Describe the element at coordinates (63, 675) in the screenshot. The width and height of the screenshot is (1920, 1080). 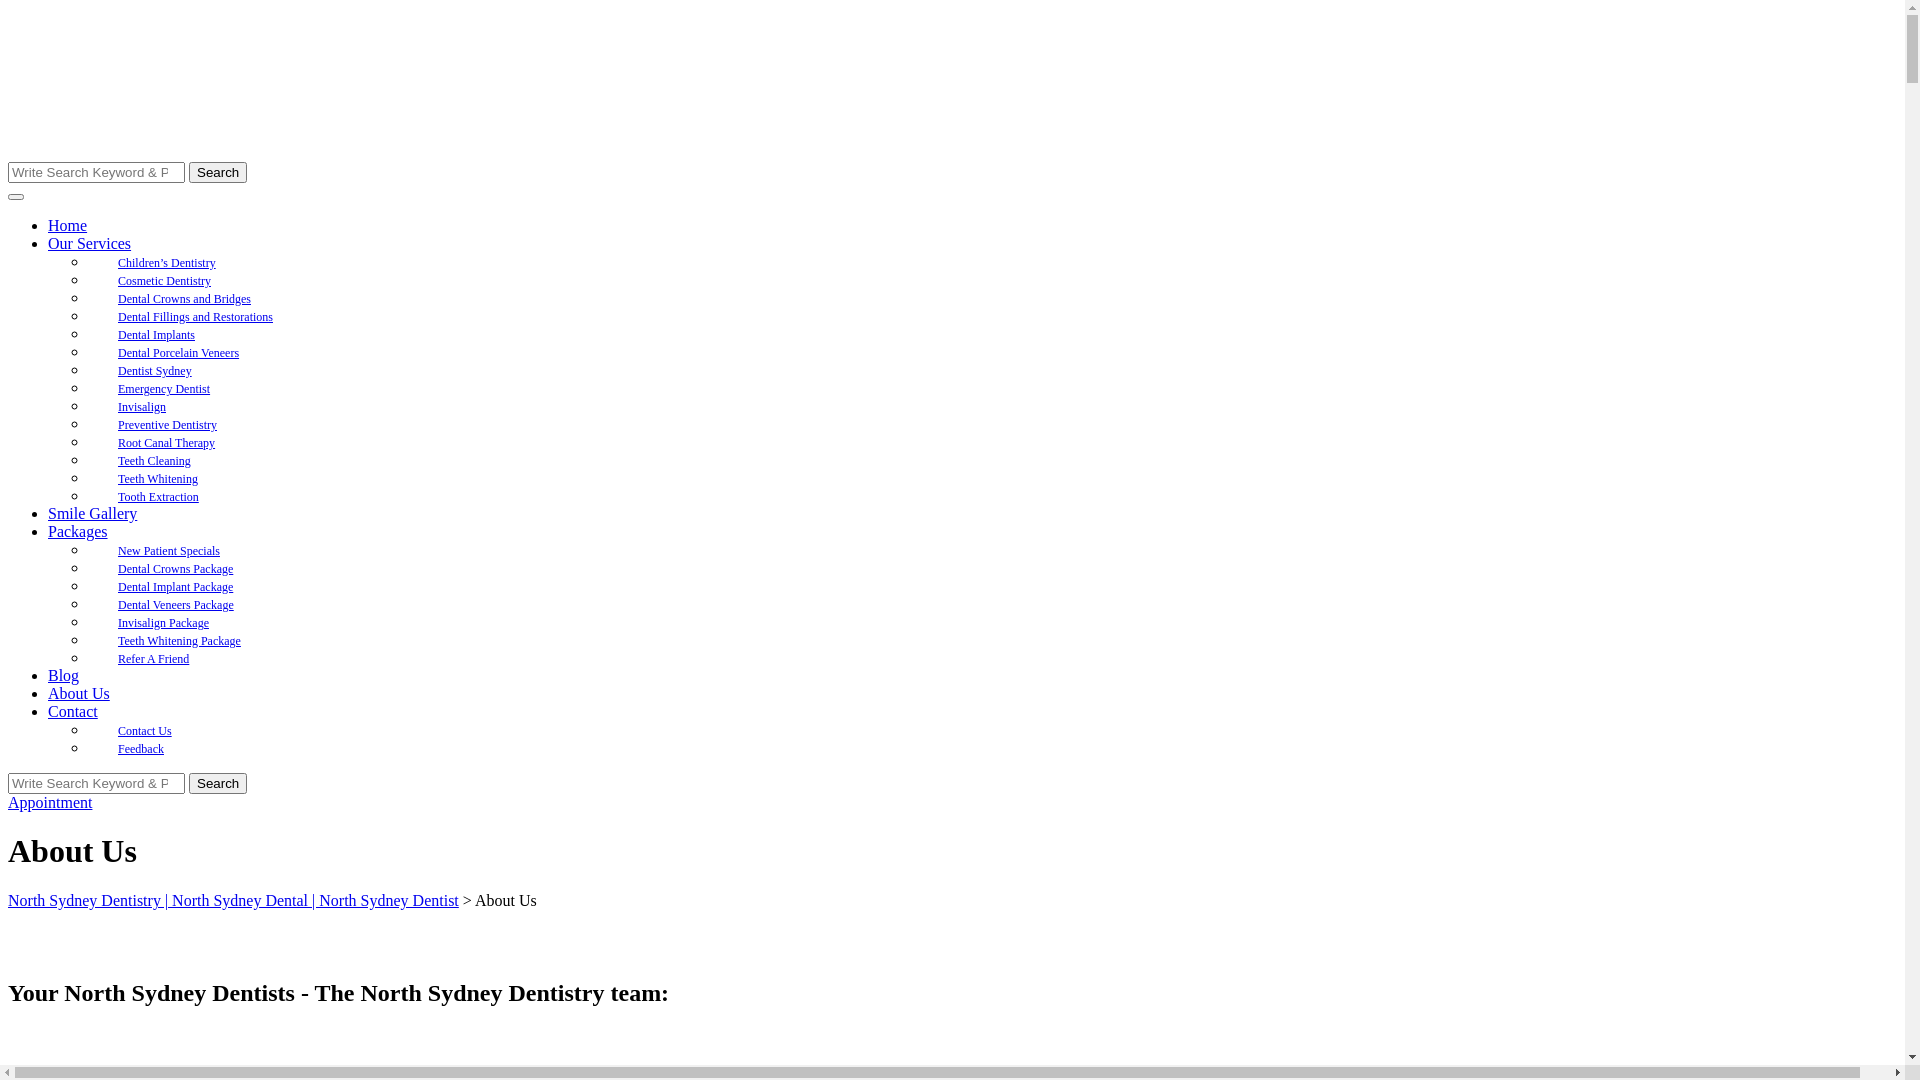
I see `'Blog'` at that location.